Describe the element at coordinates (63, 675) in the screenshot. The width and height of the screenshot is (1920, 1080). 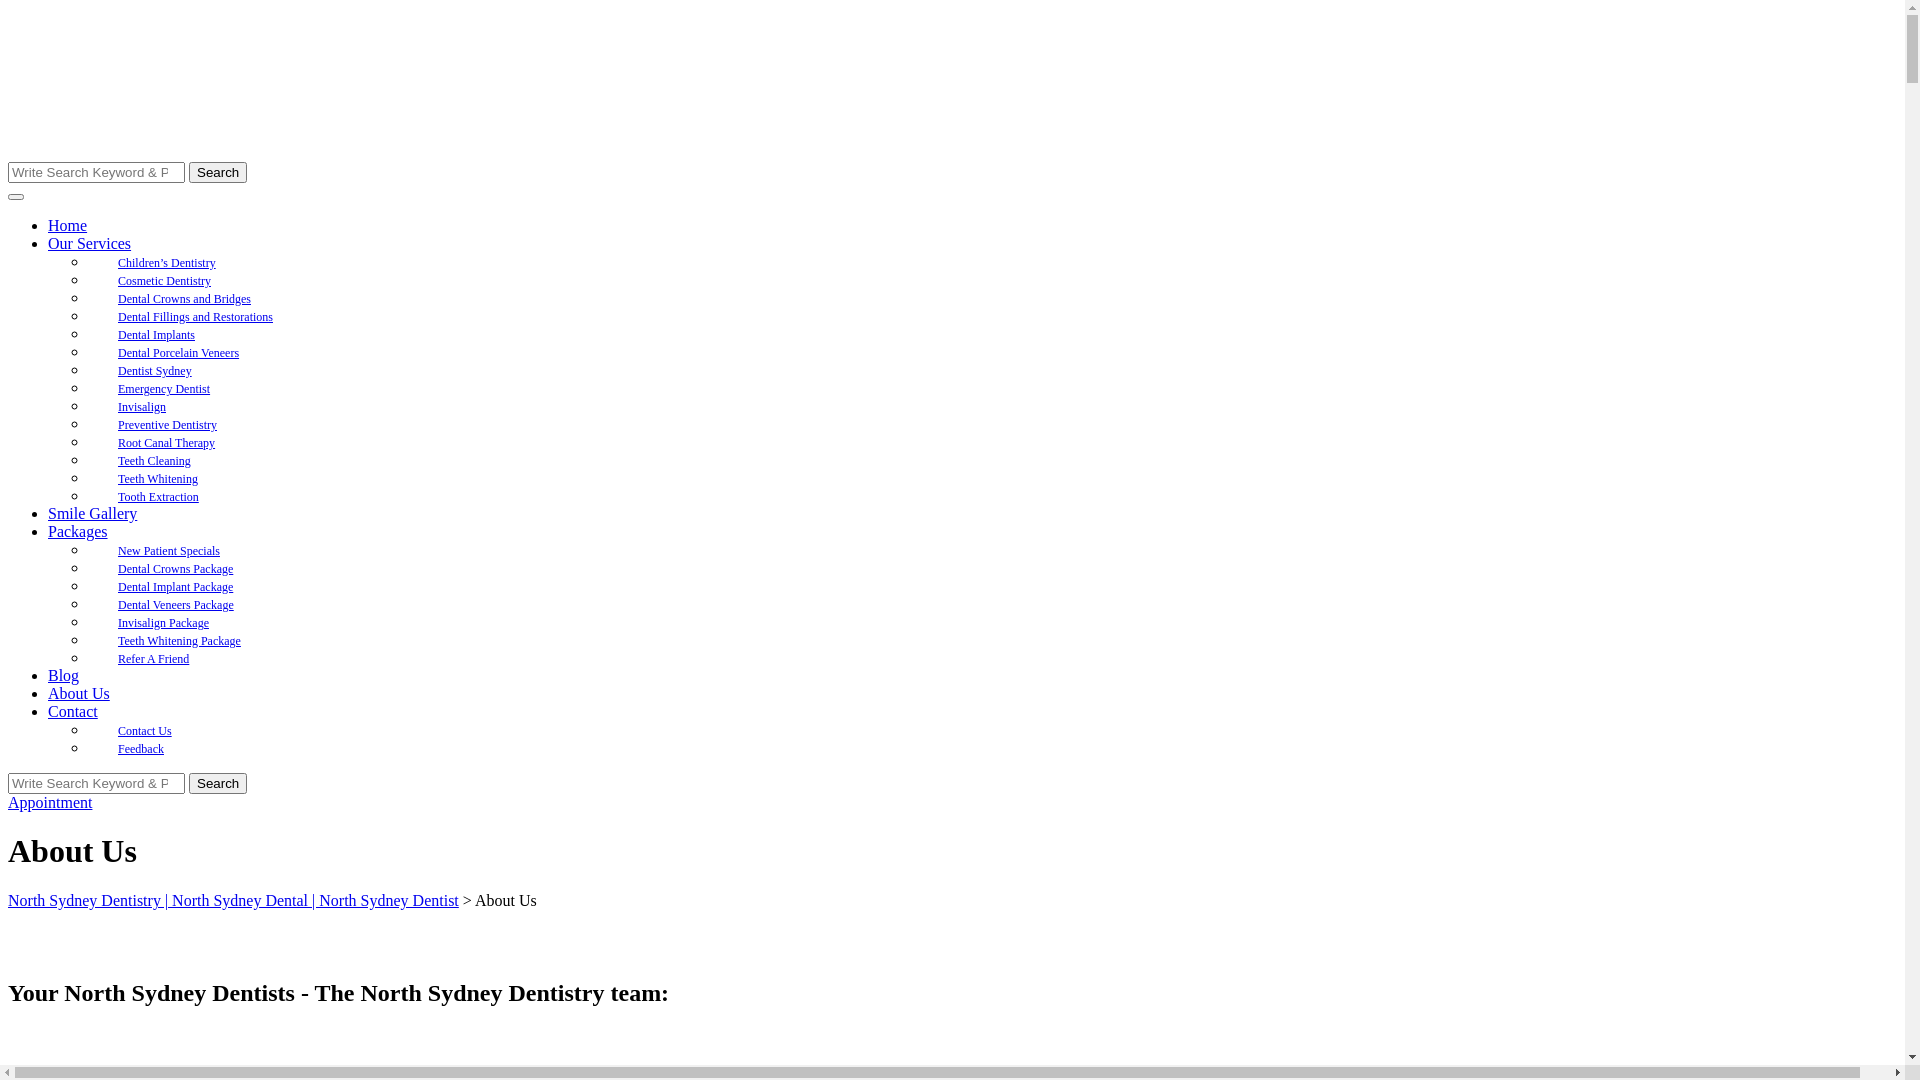
I see `'Blog'` at that location.